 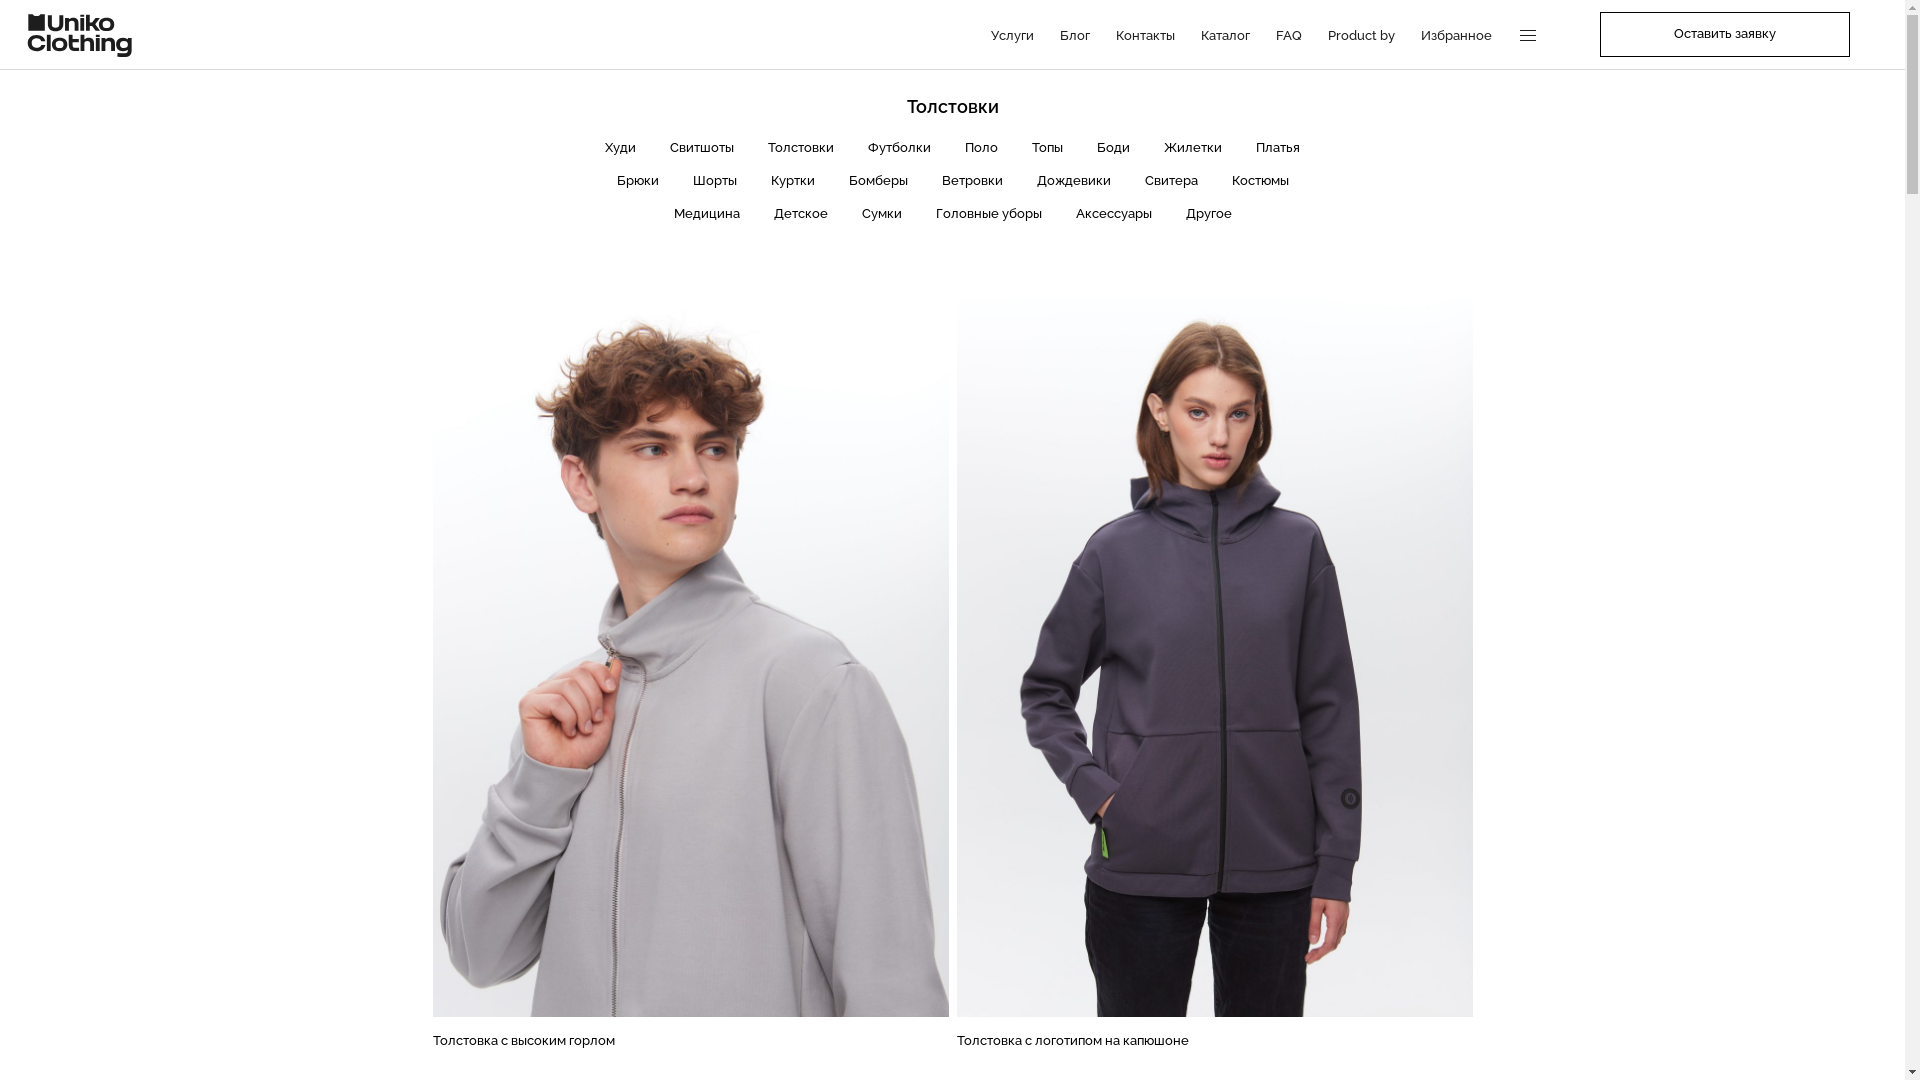 What do you see at coordinates (1324, 34) in the screenshot?
I see `'Product by'` at bounding box center [1324, 34].